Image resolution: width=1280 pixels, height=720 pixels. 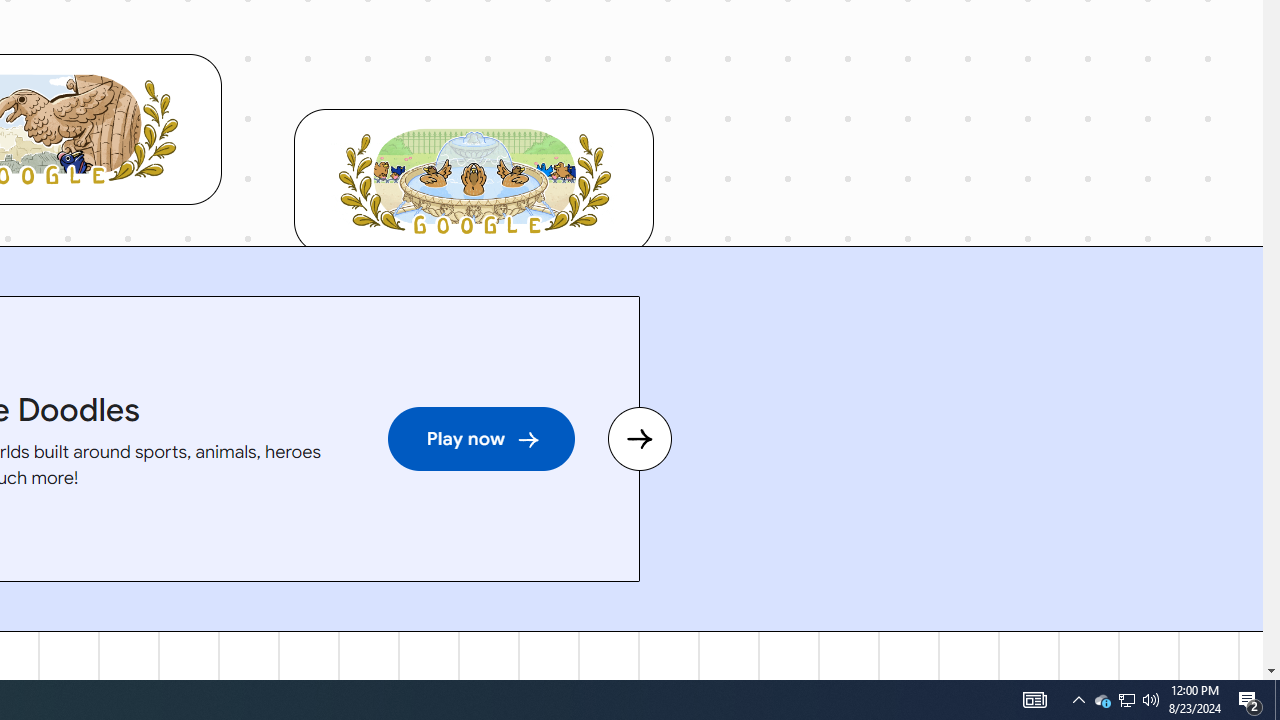 I want to click on 'Play now', so click(x=480, y=438).